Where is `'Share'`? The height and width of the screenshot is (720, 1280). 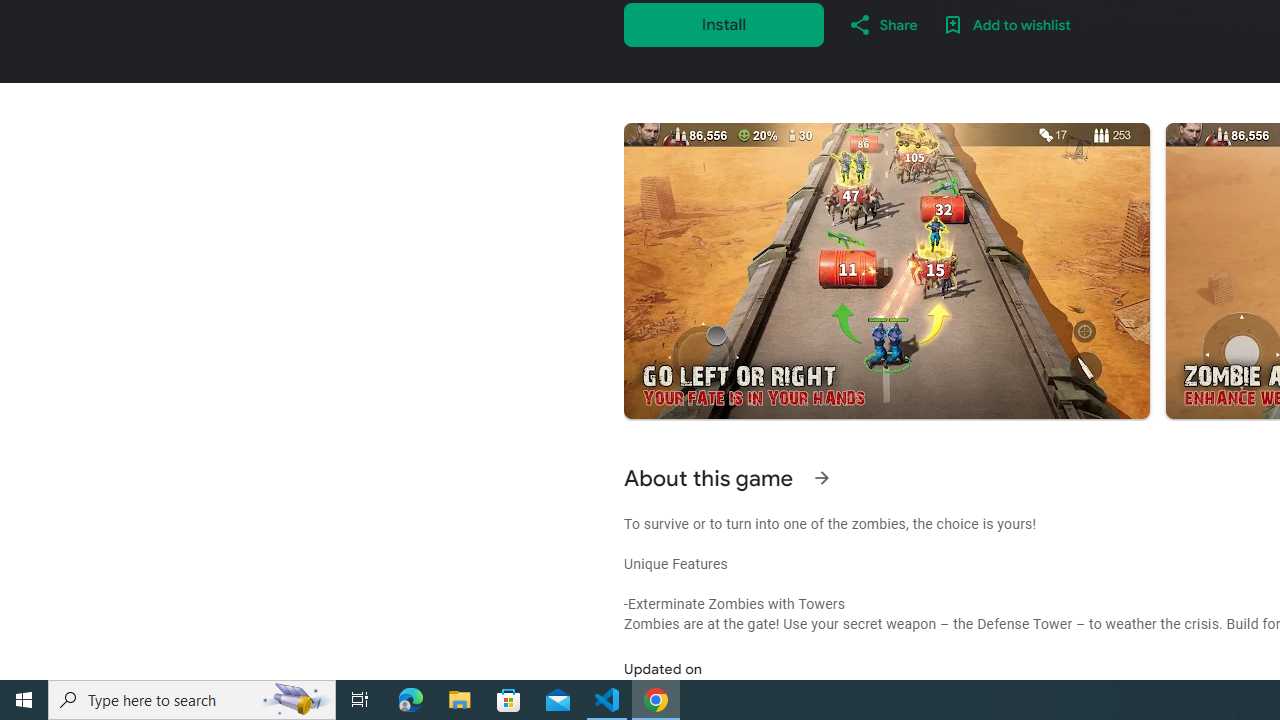 'Share' is located at coordinates (880, 24).